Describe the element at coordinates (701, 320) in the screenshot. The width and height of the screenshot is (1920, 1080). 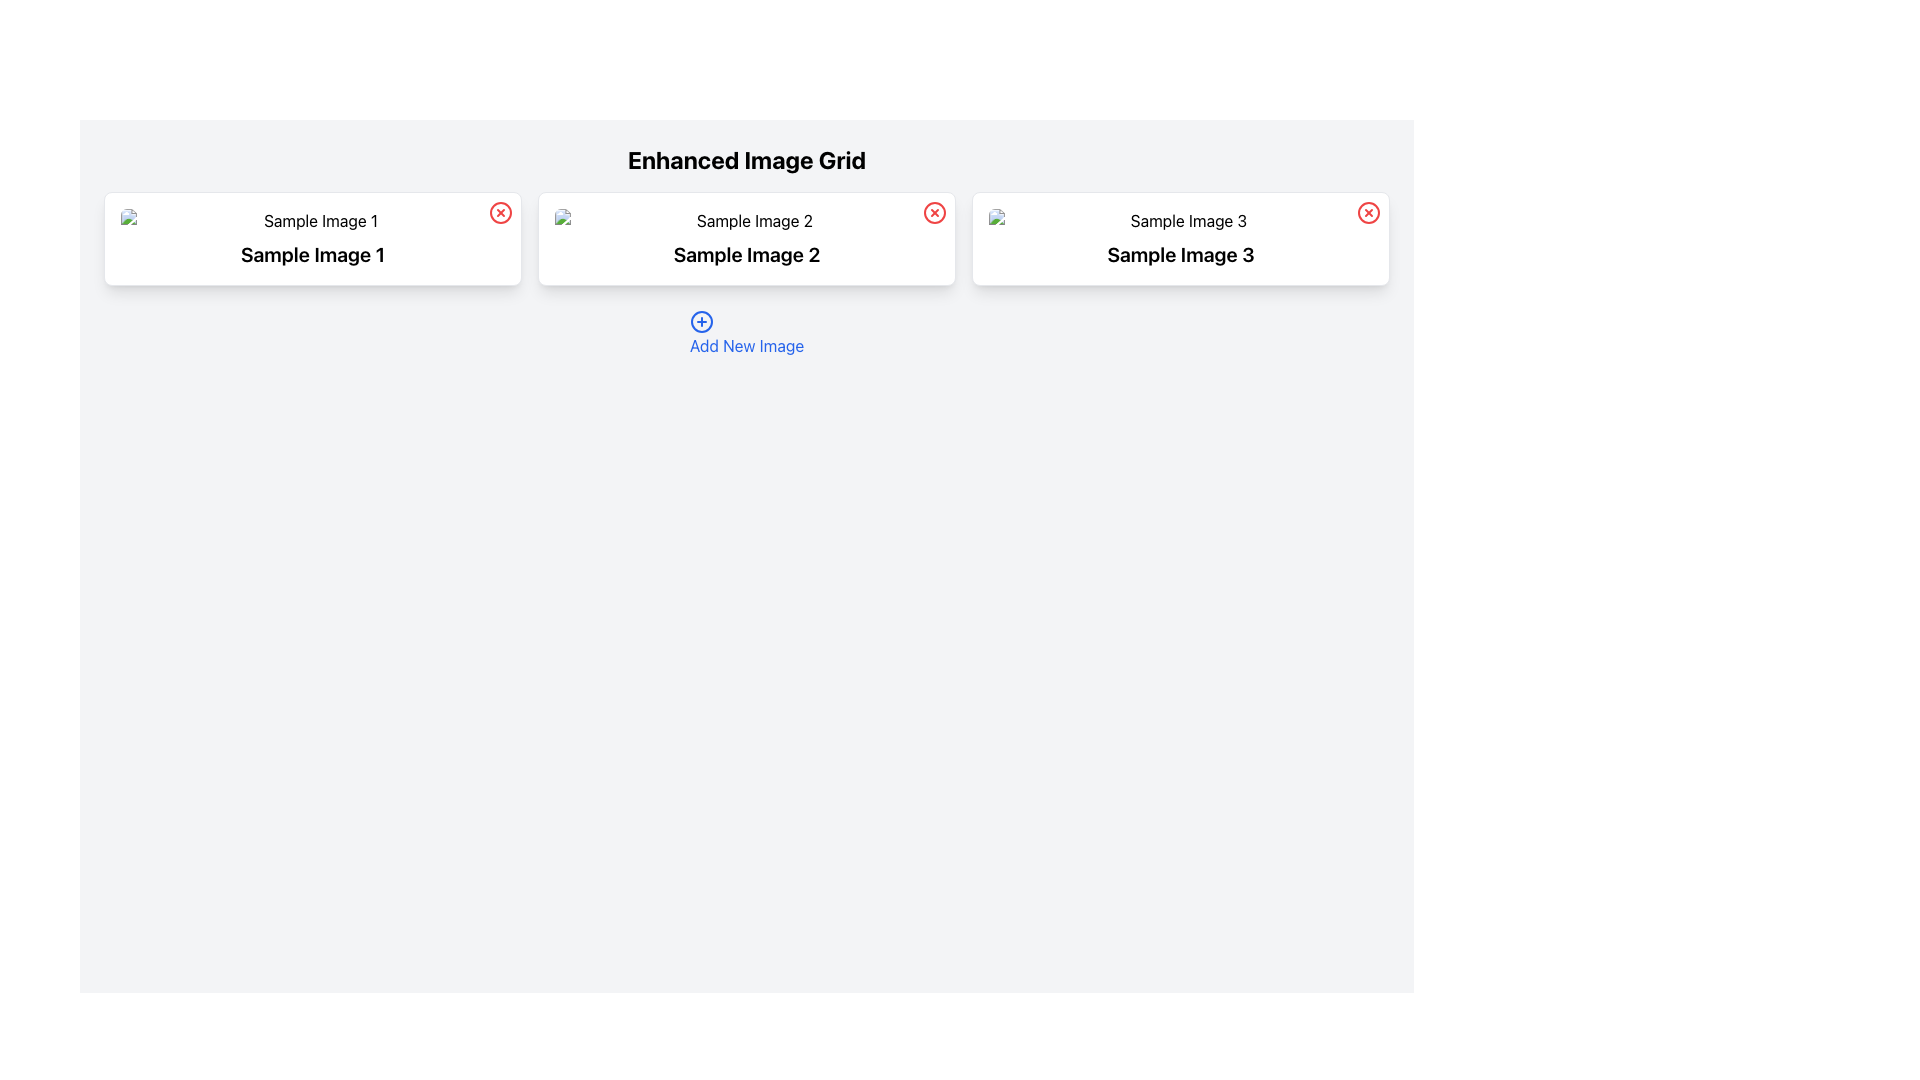
I see `the SVG Circle element that serves as a decorative component of the 'Add New Image' button, indicating the action to add an item to the image grid` at that location.